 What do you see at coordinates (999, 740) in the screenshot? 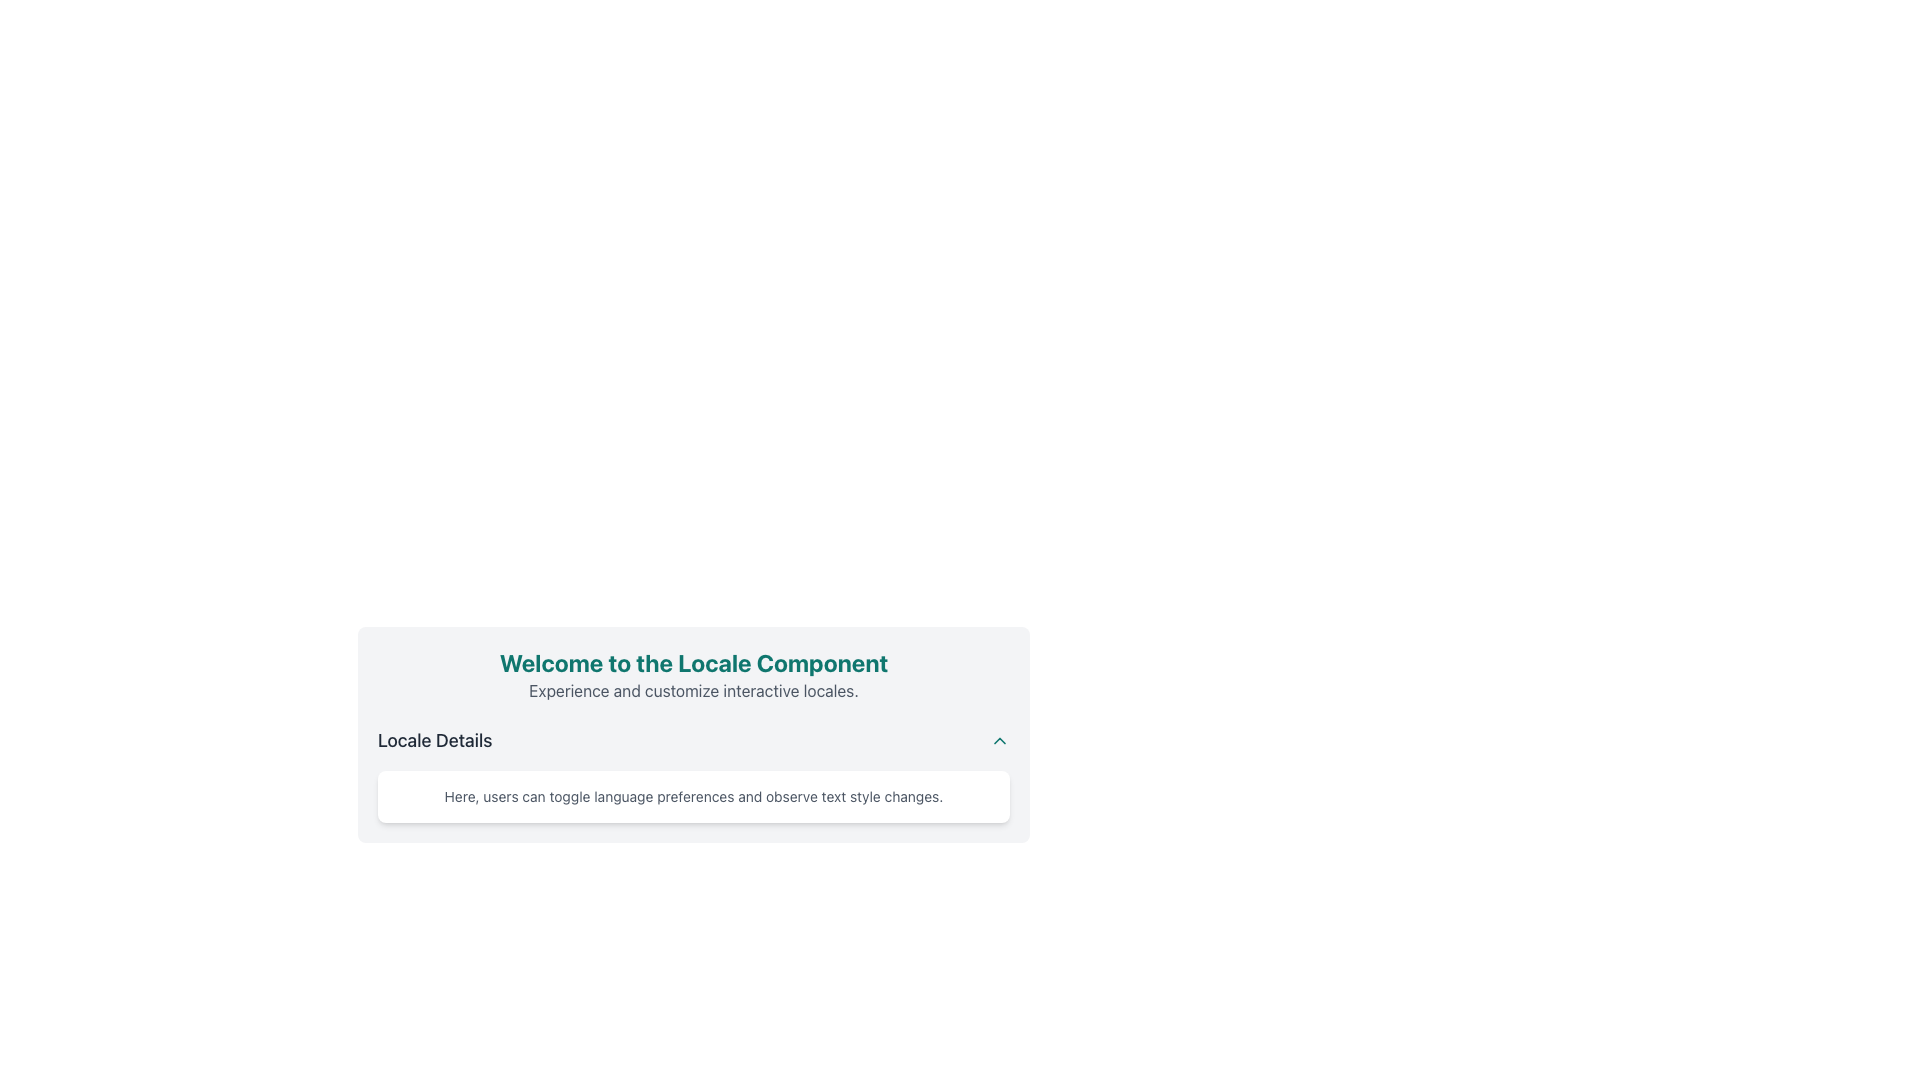
I see `the small teal upward-facing chevron icon located in the top-right corner of the 'Locale Details' section to get more information` at bounding box center [999, 740].